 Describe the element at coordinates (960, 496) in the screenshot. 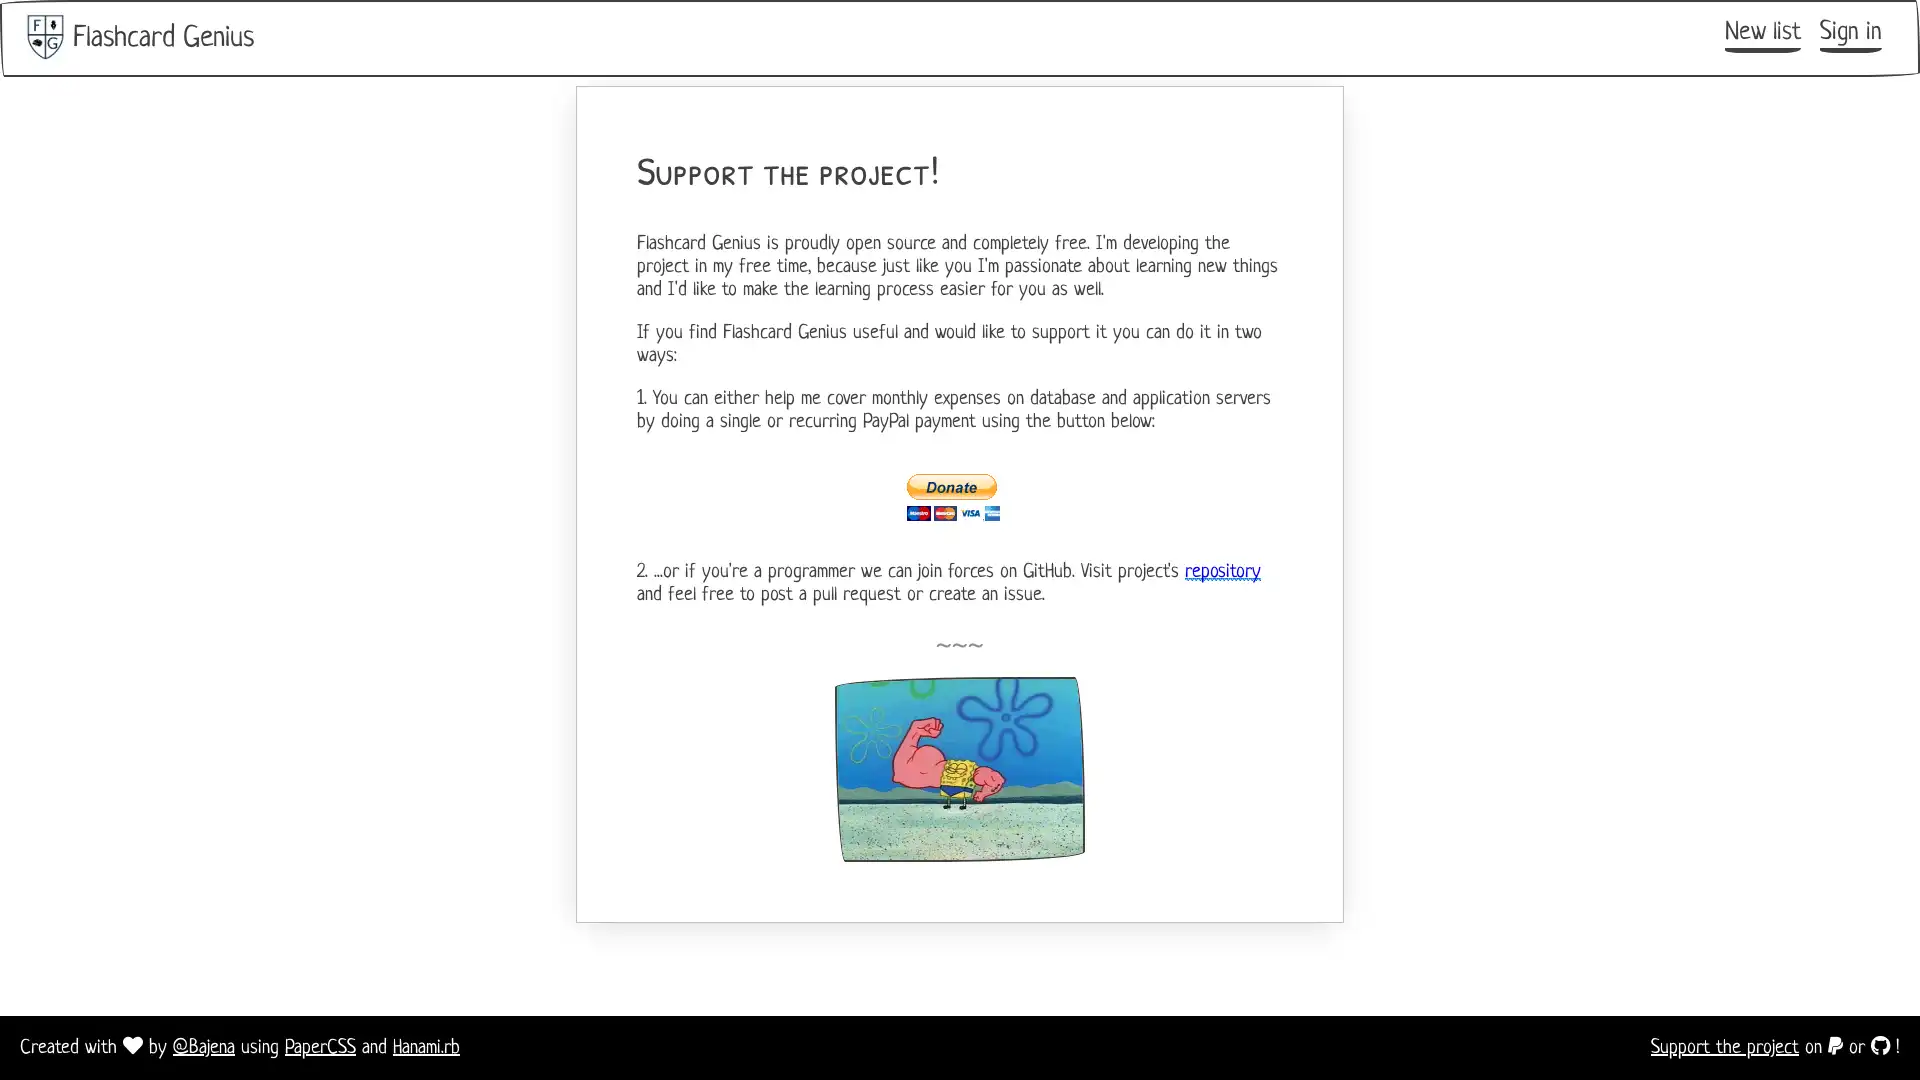

I see `Donate with PayPal button` at that location.